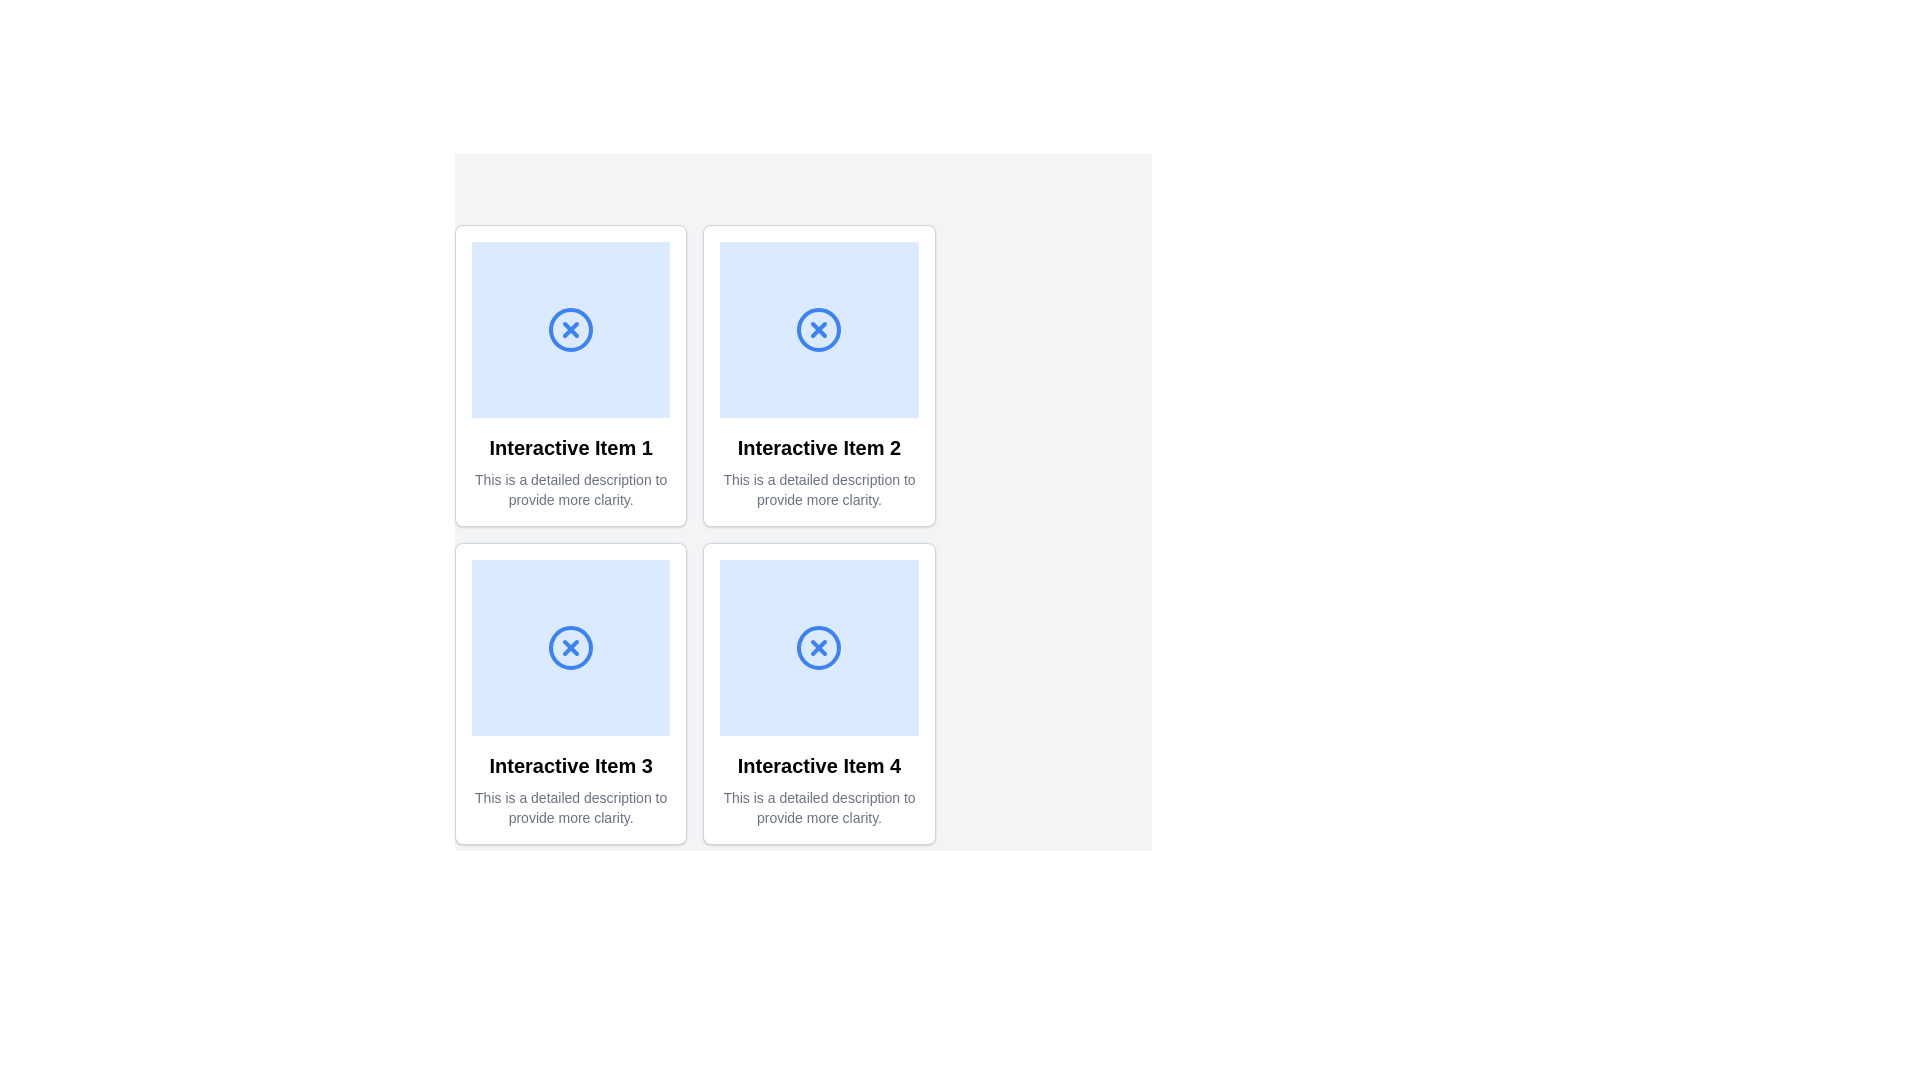  What do you see at coordinates (819, 648) in the screenshot?
I see `the circular icon featuring an 'X' mark within a light blue box, which is prominently located in the 'Interactive Item 4' grid card` at bounding box center [819, 648].